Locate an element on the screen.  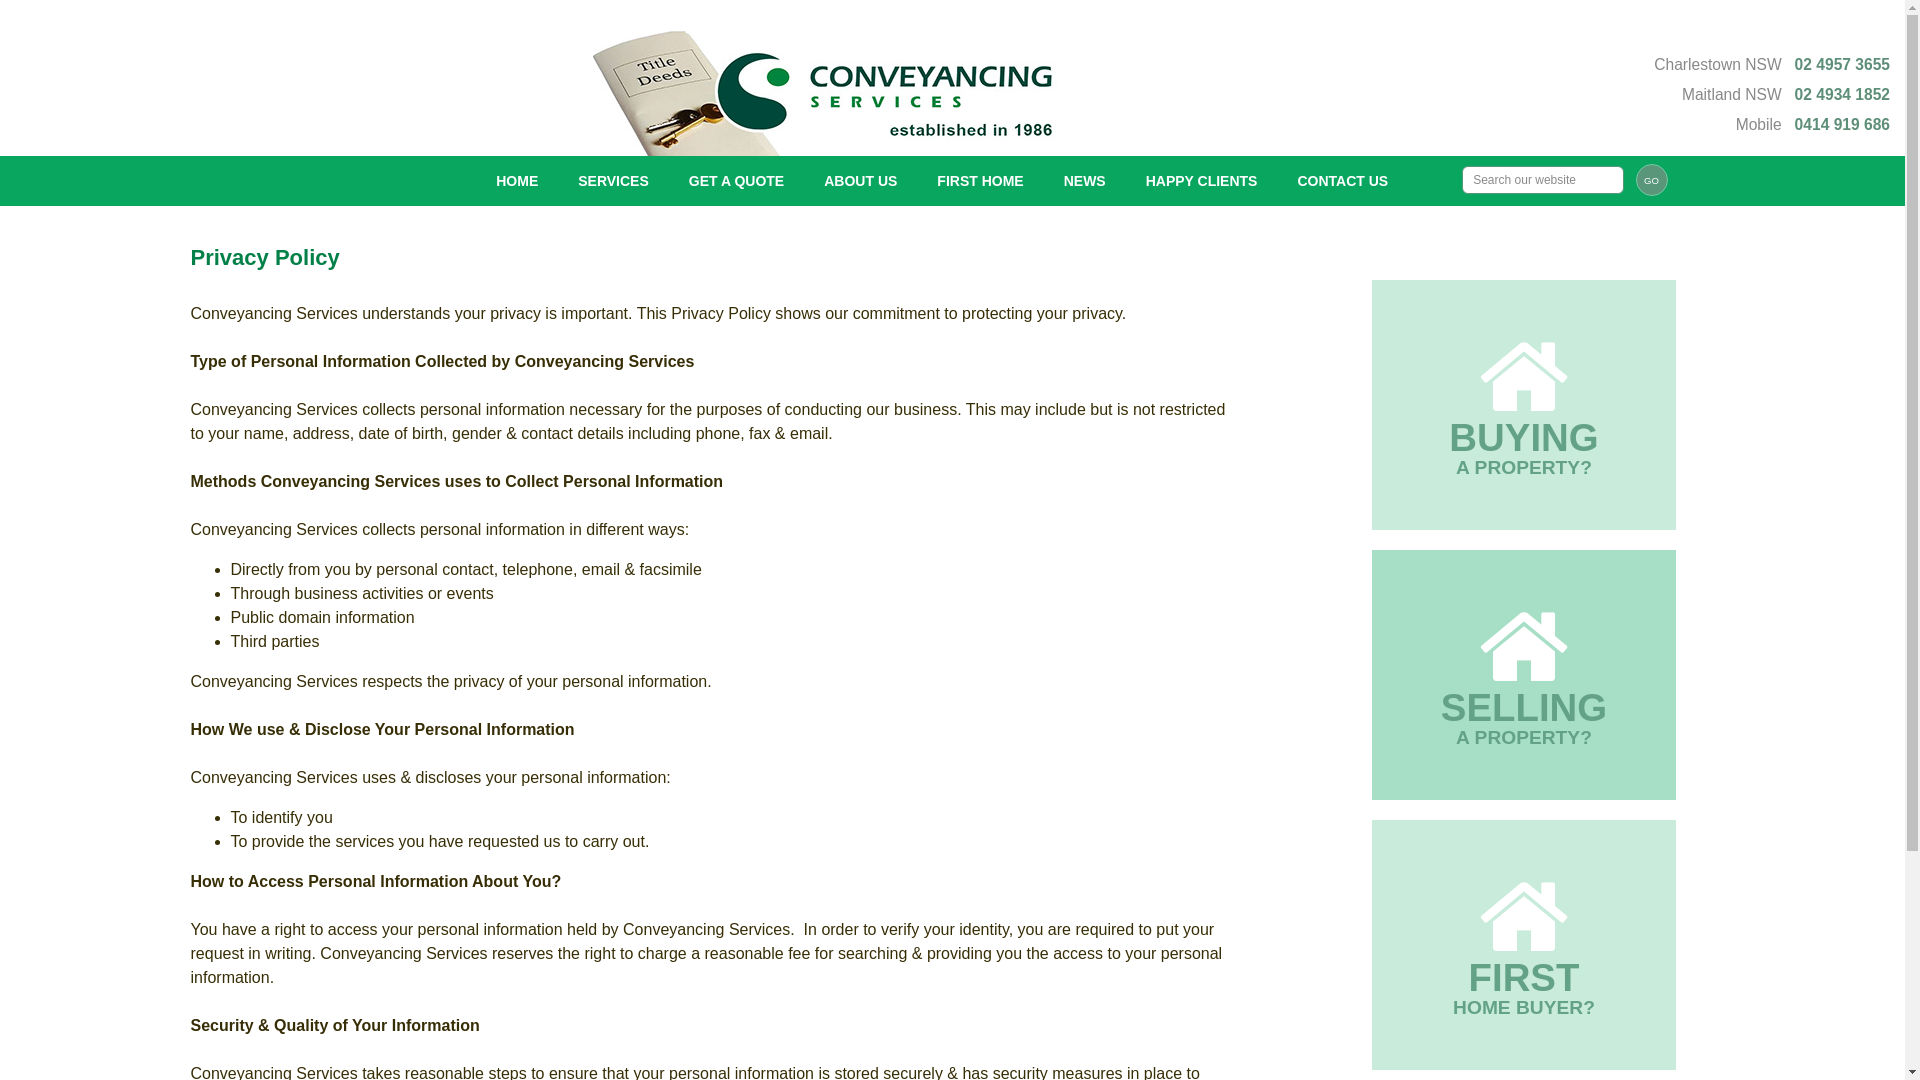
'FIRST is located at coordinates (1523, 945).